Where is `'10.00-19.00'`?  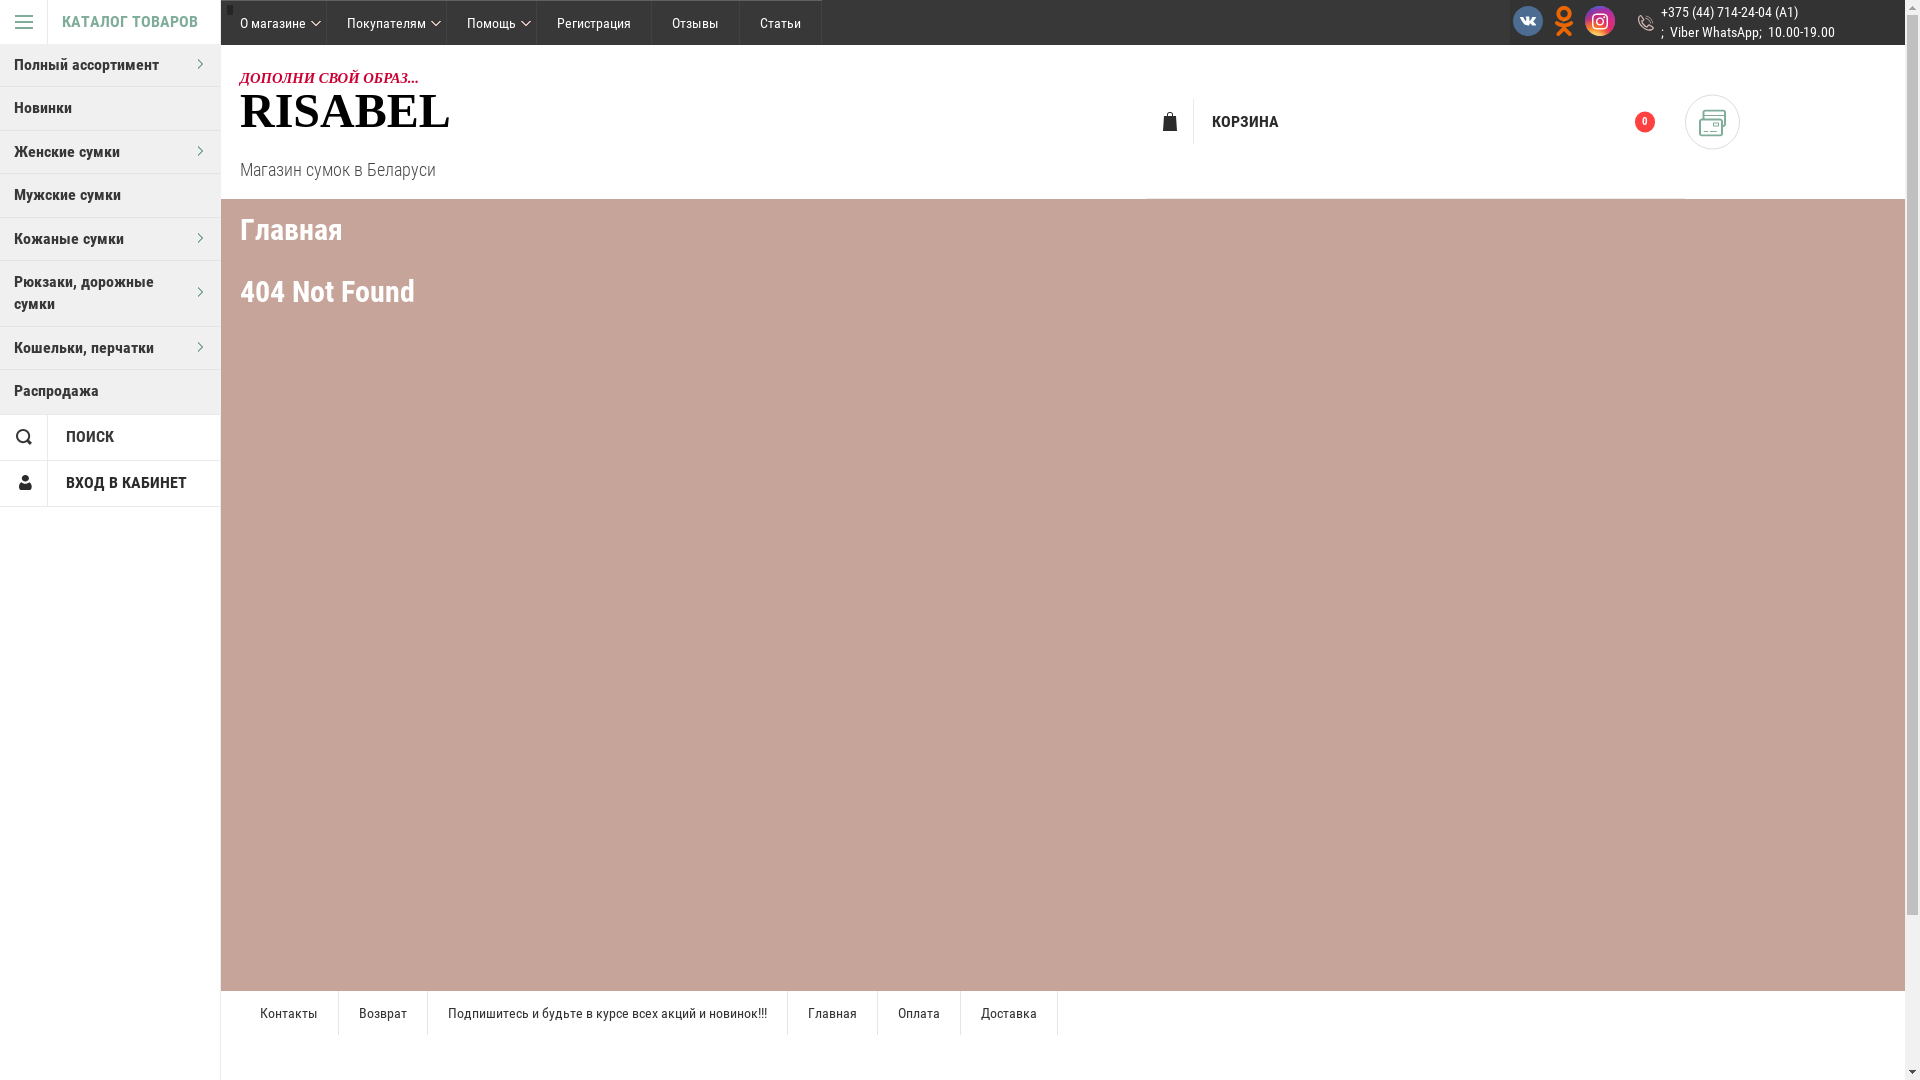 '10.00-19.00' is located at coordinates (1801, 31).